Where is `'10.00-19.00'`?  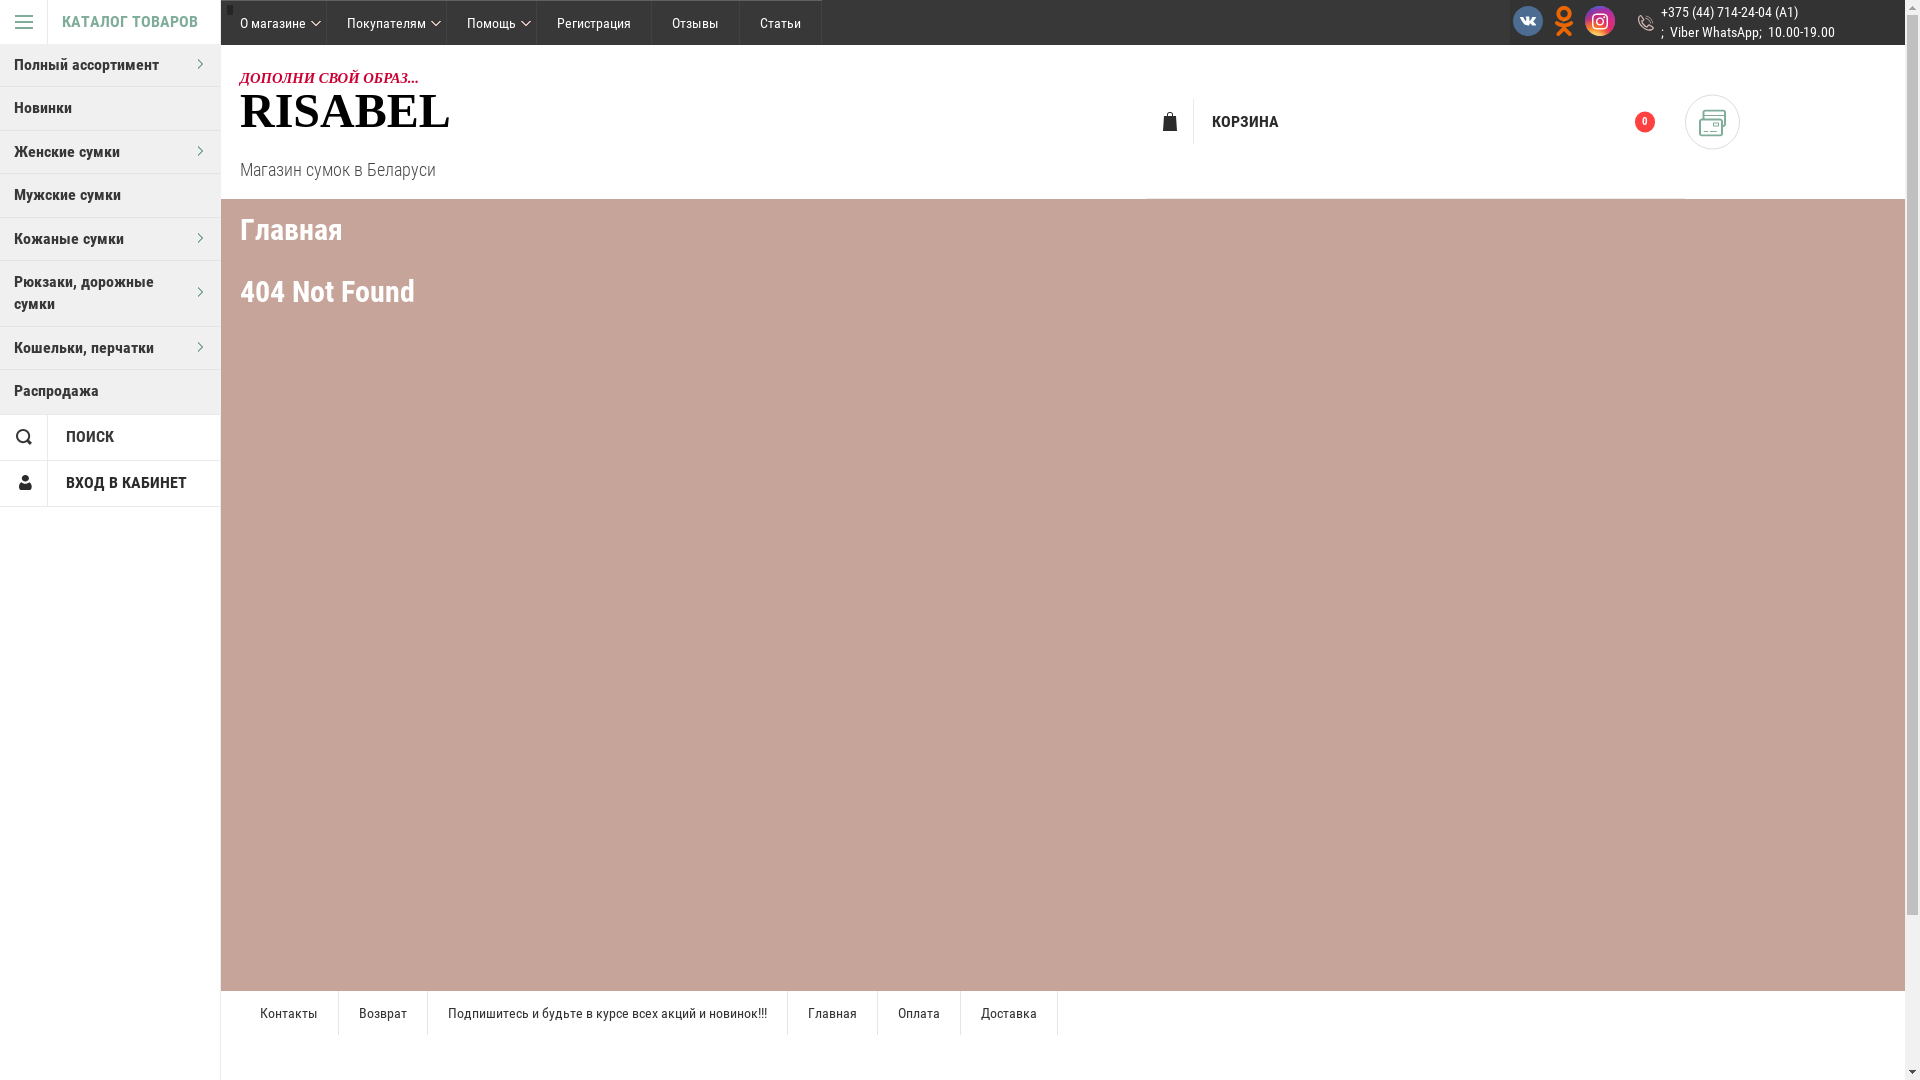 '10.00-19.00' is located at coordinates (1801, 31).